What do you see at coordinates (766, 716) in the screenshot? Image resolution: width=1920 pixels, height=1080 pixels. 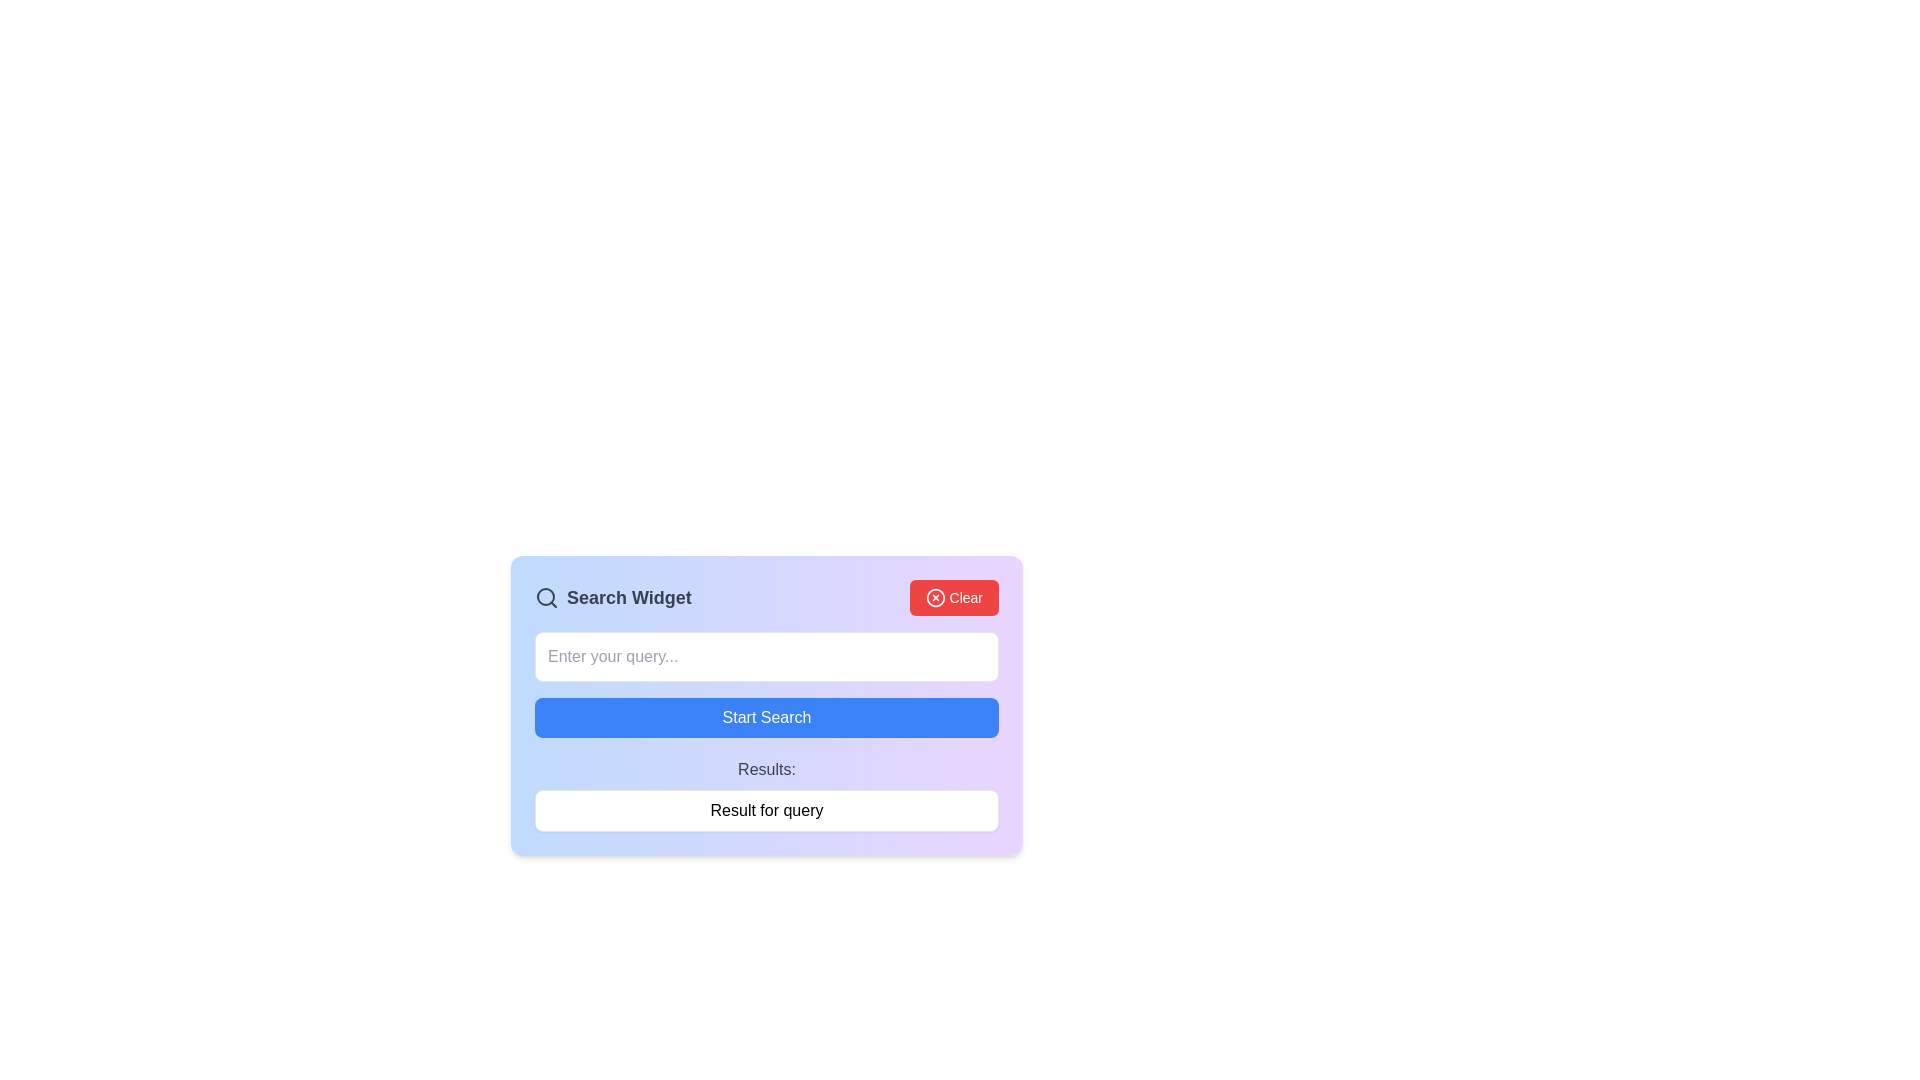 I see `the 'Start Search' button, which is a rectangular button with rounded corners, a solid blue background, and white text, located below the 'Enter your query...' input field in the search widget interface` at bounding box center [766, 716].